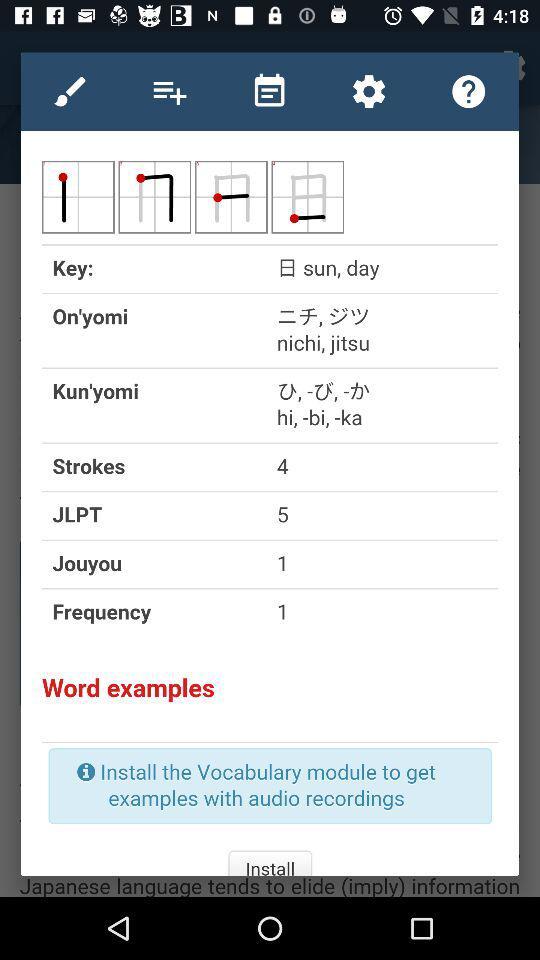 This screenshot has height=960, width=540. What do you see at coordinates (170, 91) in the screenshot?
I see `show more menu options` at bounding box center [170, 91].